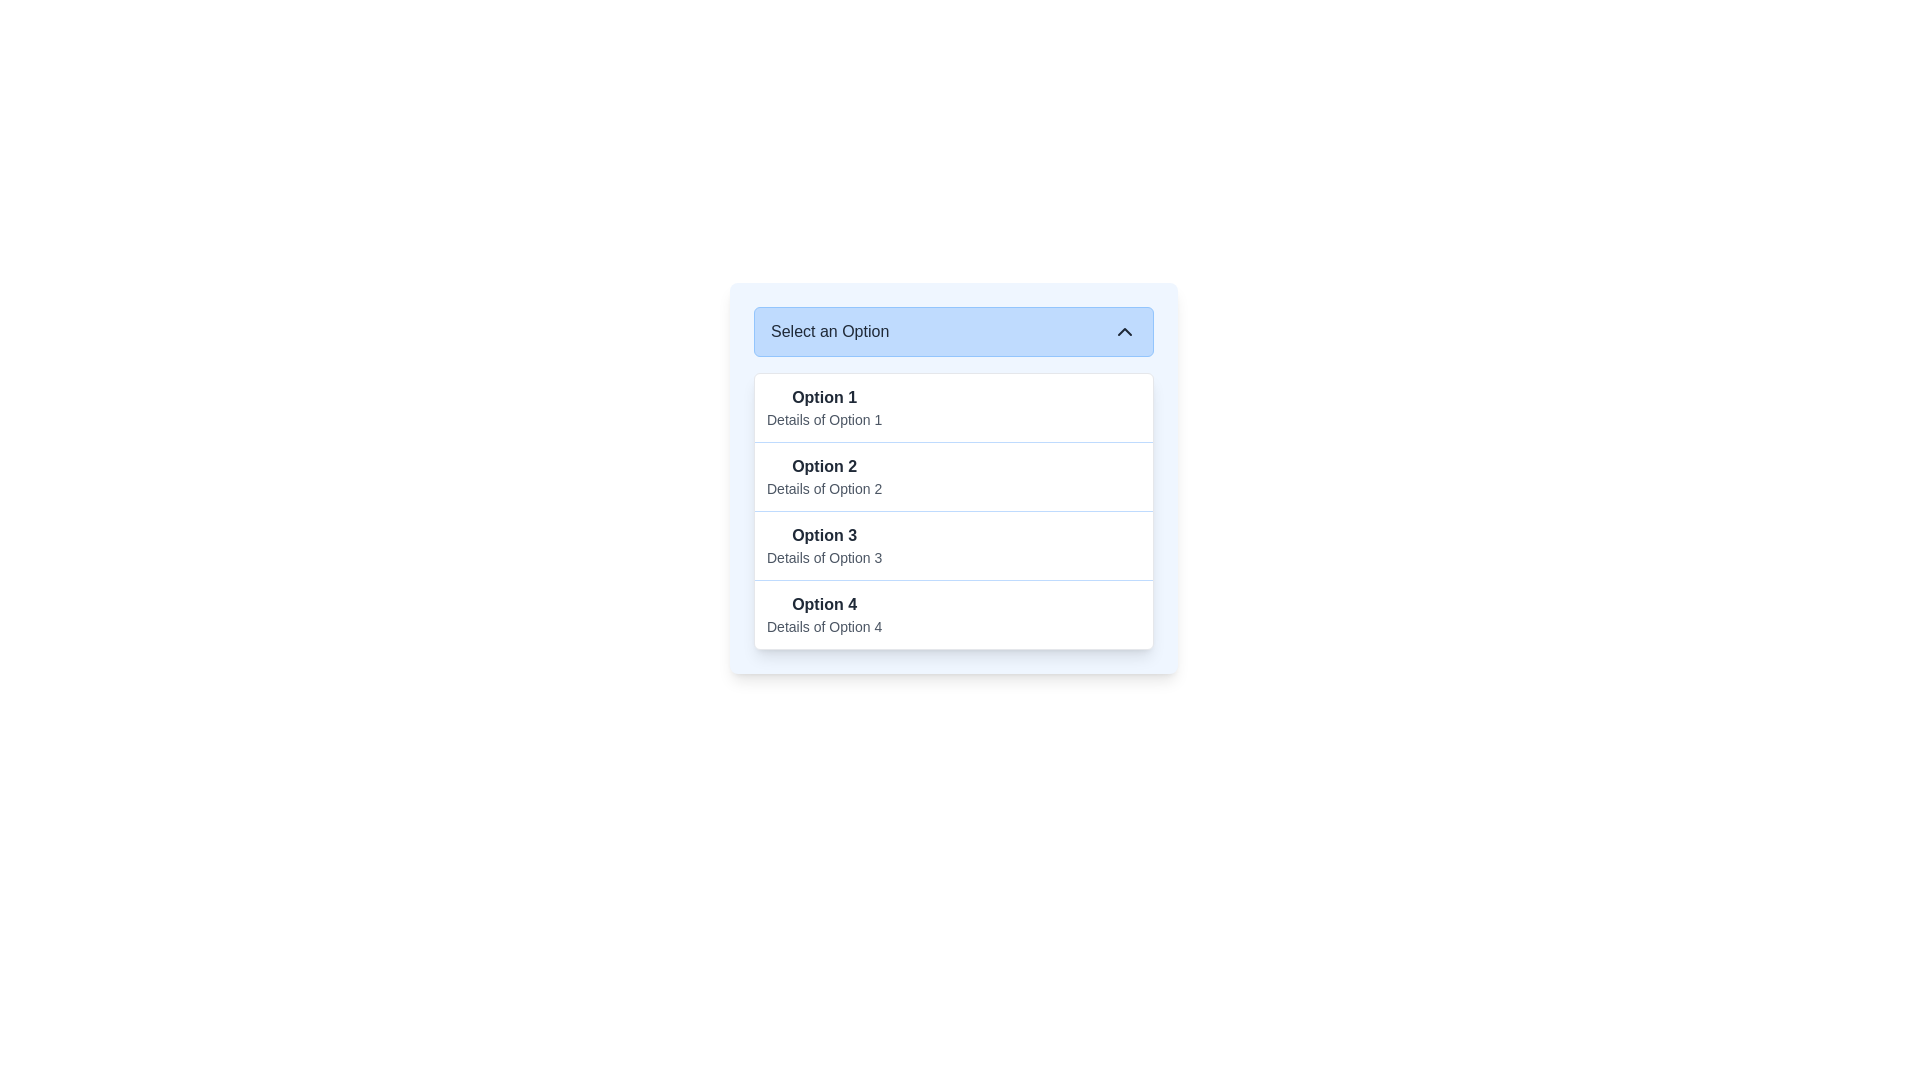  I want to click on to select 'Option 2' from the dropdown menu, which is the second item directly beneath 'Option 1', so click(824, 477).